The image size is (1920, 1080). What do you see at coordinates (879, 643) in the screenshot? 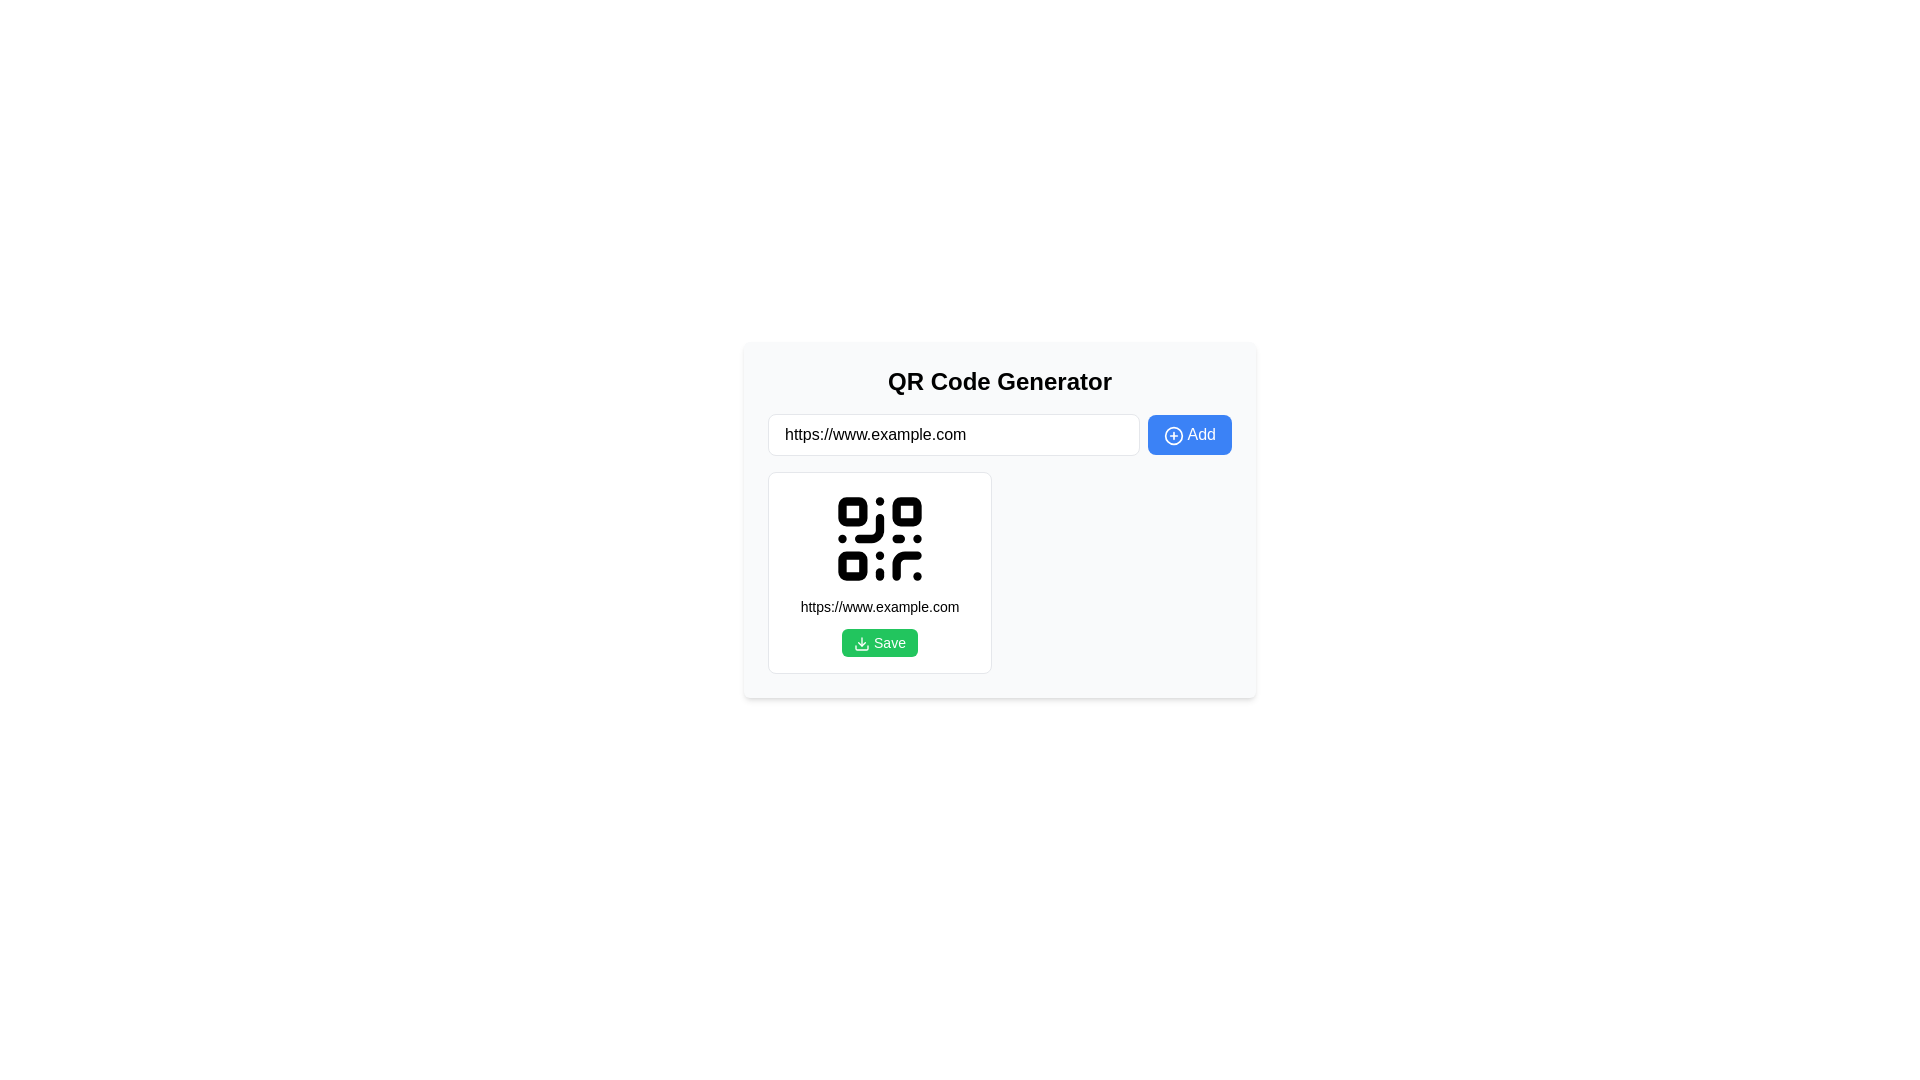
I see `the green rectangular 'Save' button with rounded corners located below the QR code and URL text 'https://www.example.com'` at bounding box center [879, 643].